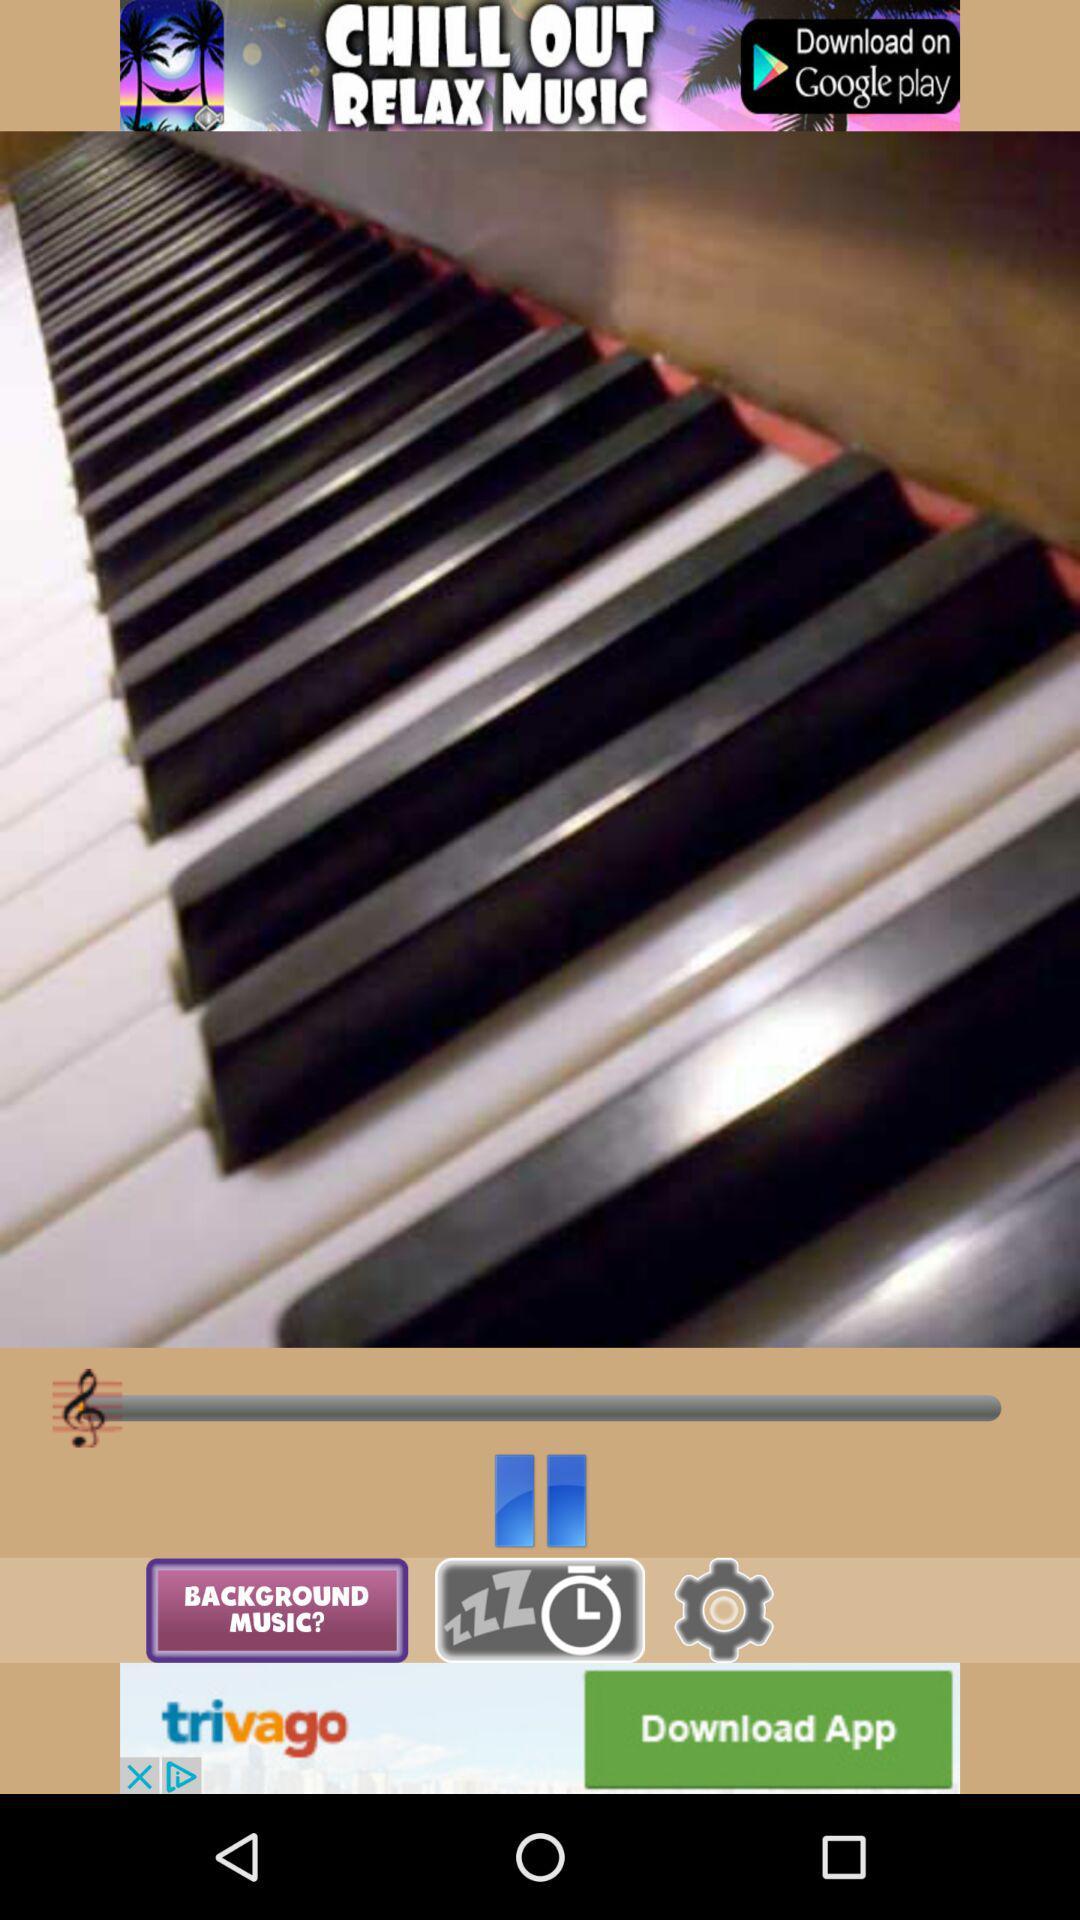 The width and height of the screenshot is (1080, 1920). I want to click on open advertisement, so click(540, 65).